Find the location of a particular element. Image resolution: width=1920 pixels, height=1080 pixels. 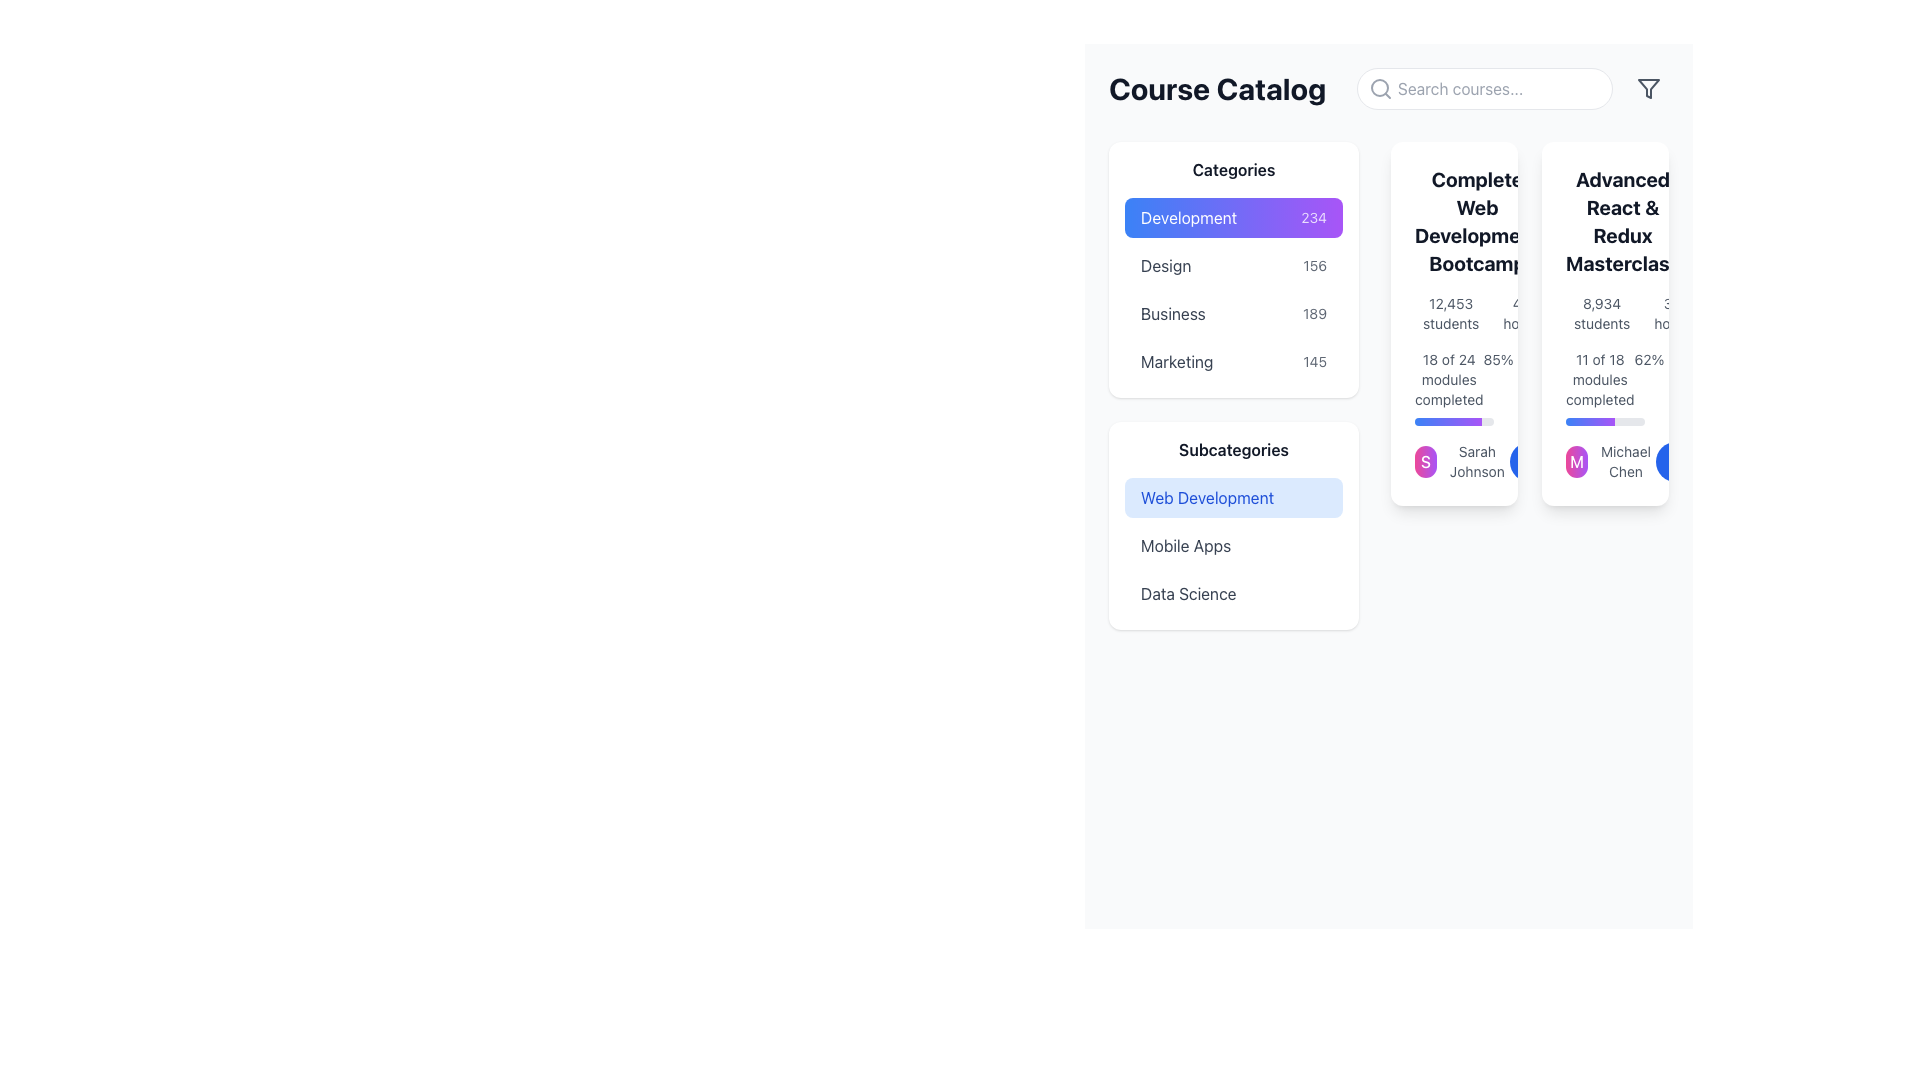

the 'Web Development' button, which is the first item under the 'Subcategories' section, to indicate interactivity is located at coordinates (1232, 496).